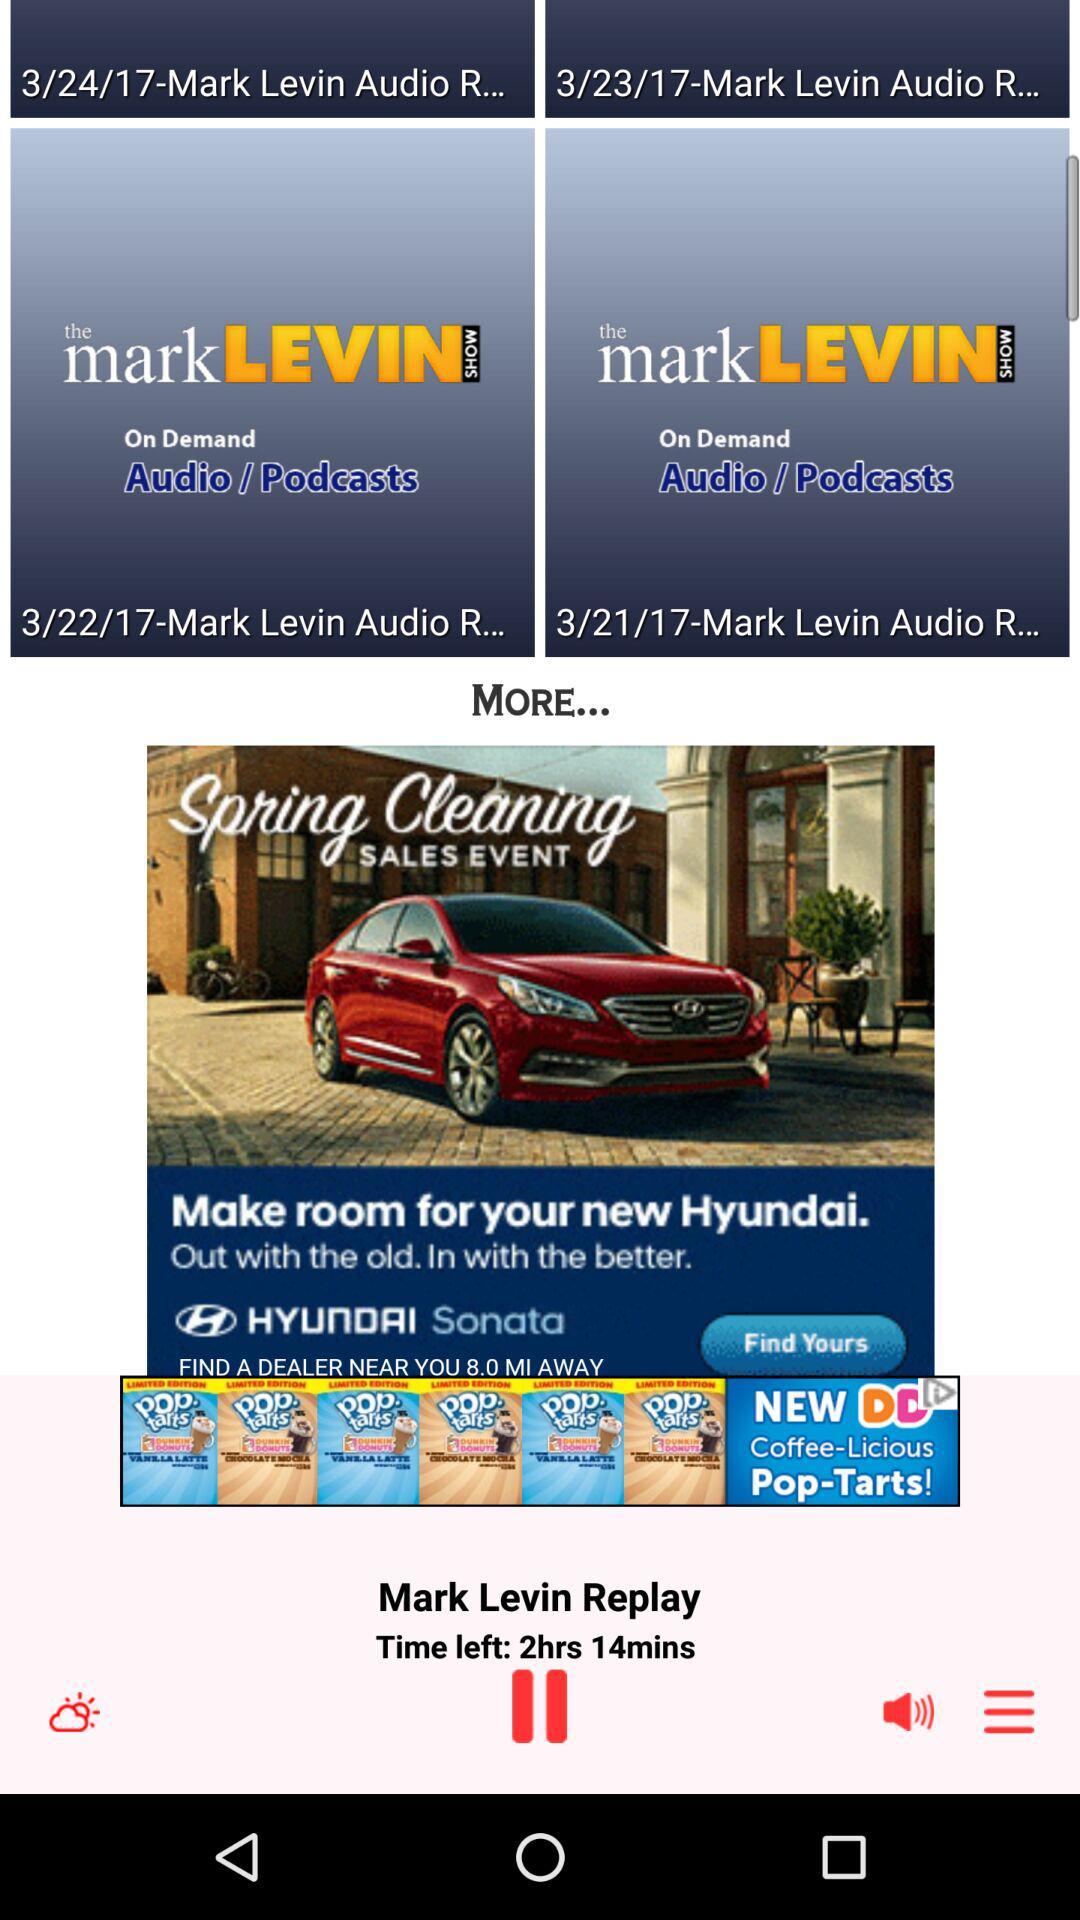  Describe the element at coordinates (1009, 1710) in the screenshot. I see `access the menu` at that location.